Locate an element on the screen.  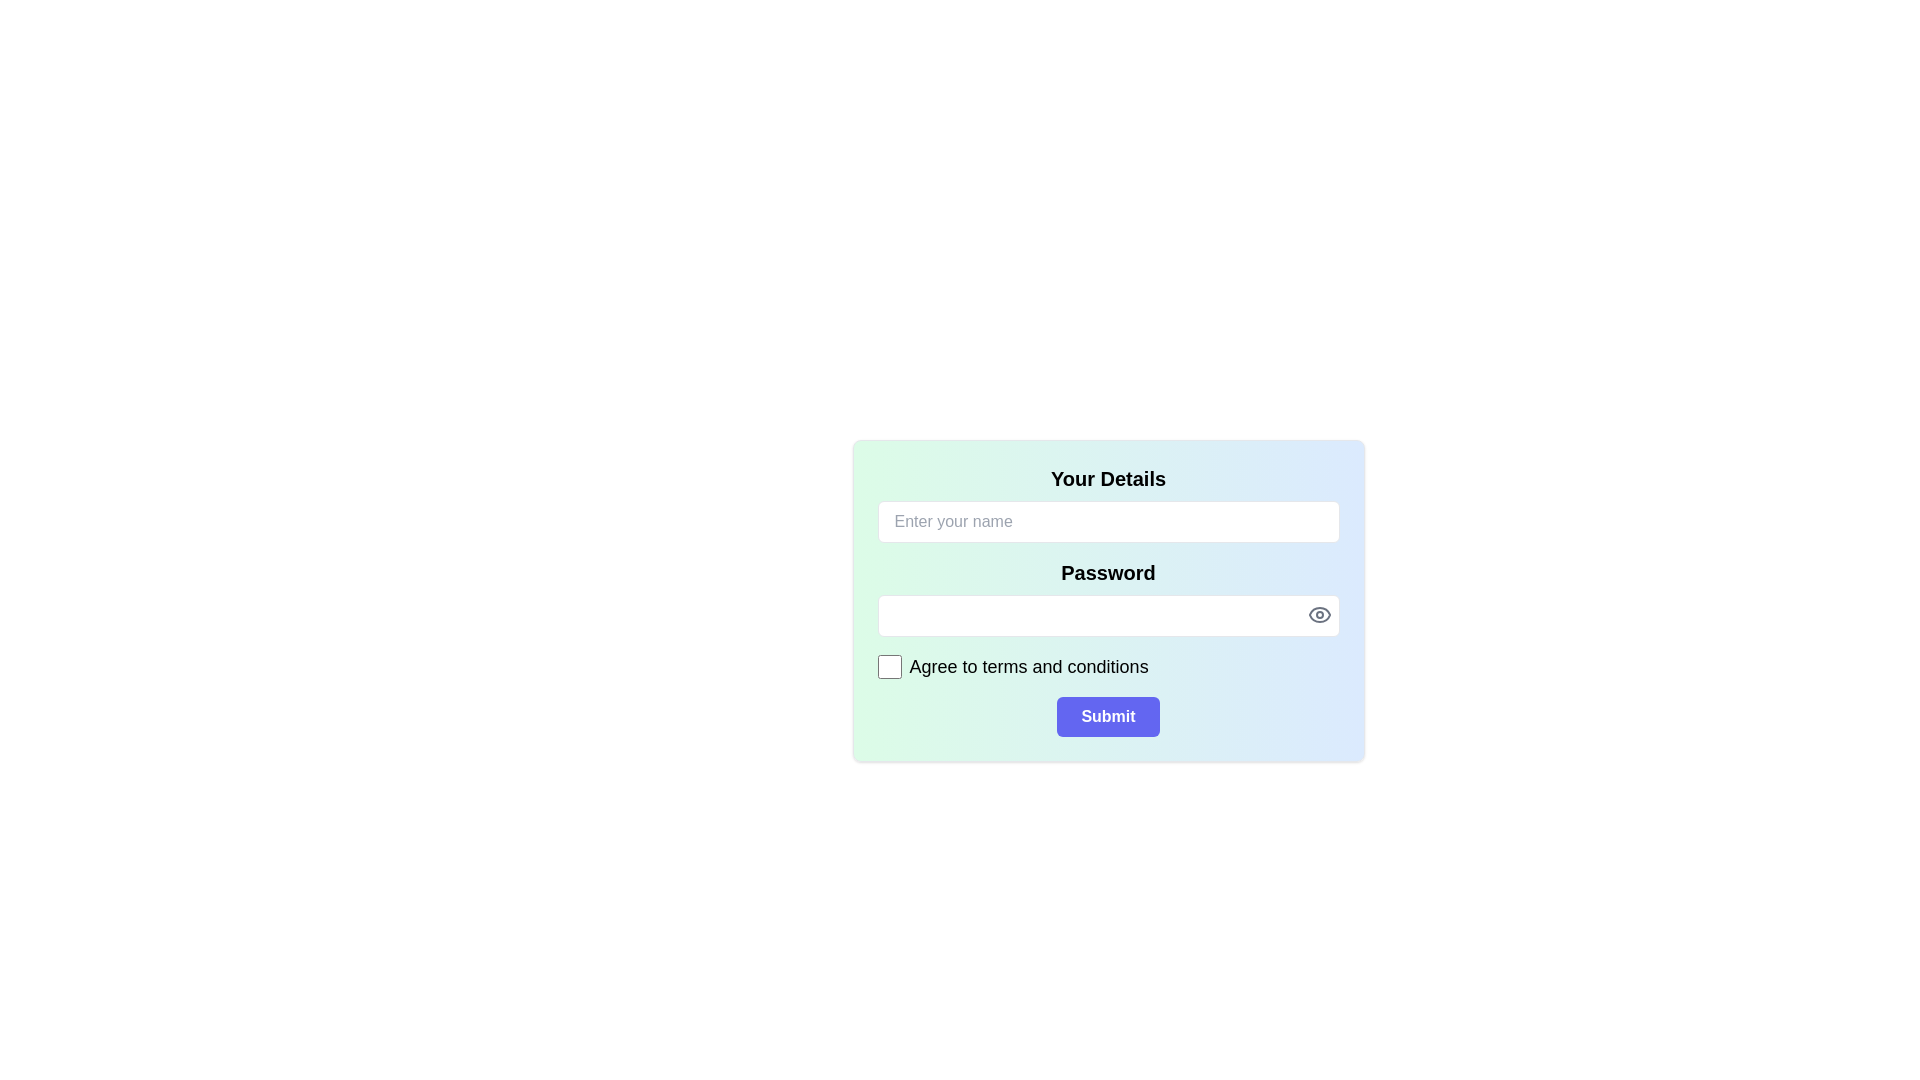
the 'Submit' button with a vibrant purple background and white bold text is located at coordinates (1107, 716).